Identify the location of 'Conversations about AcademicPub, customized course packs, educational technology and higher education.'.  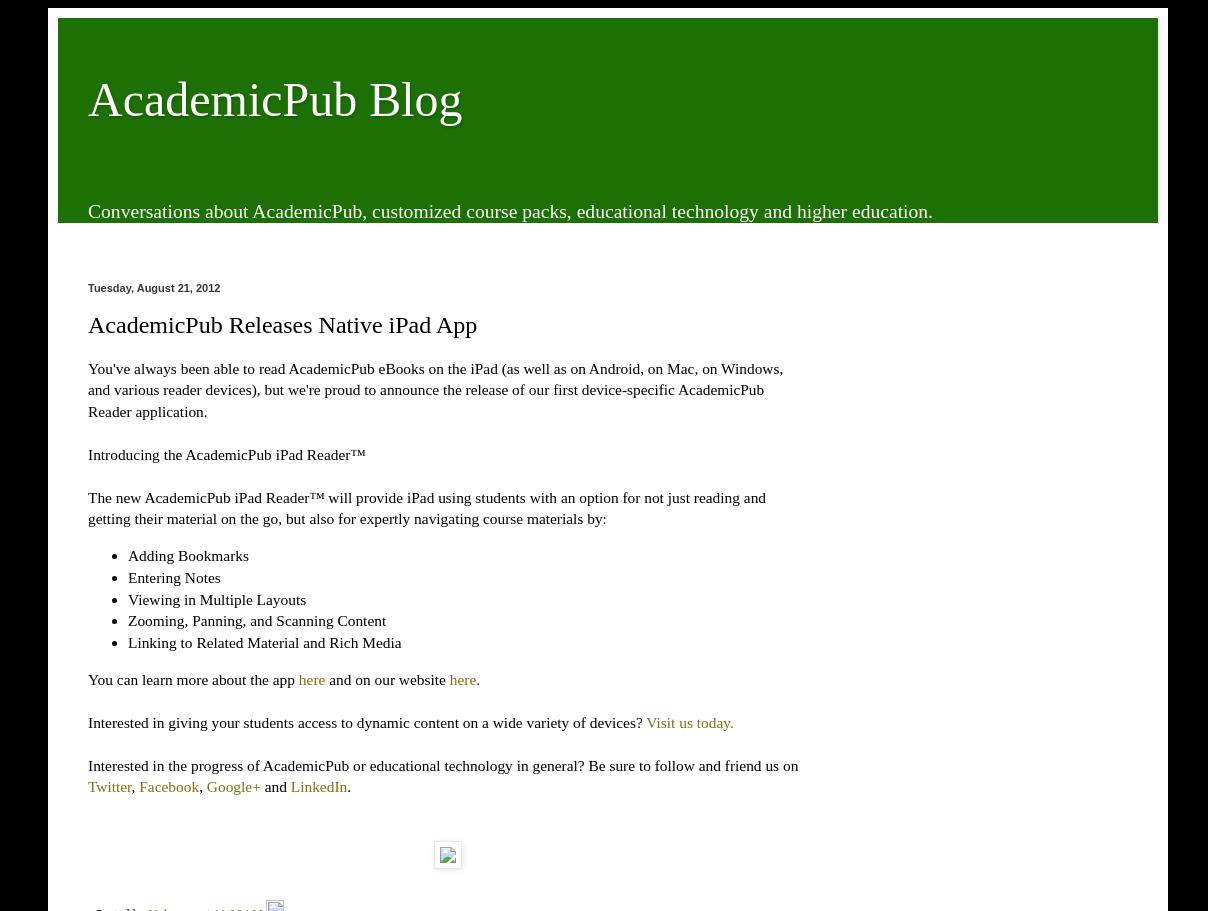
(510, 209).